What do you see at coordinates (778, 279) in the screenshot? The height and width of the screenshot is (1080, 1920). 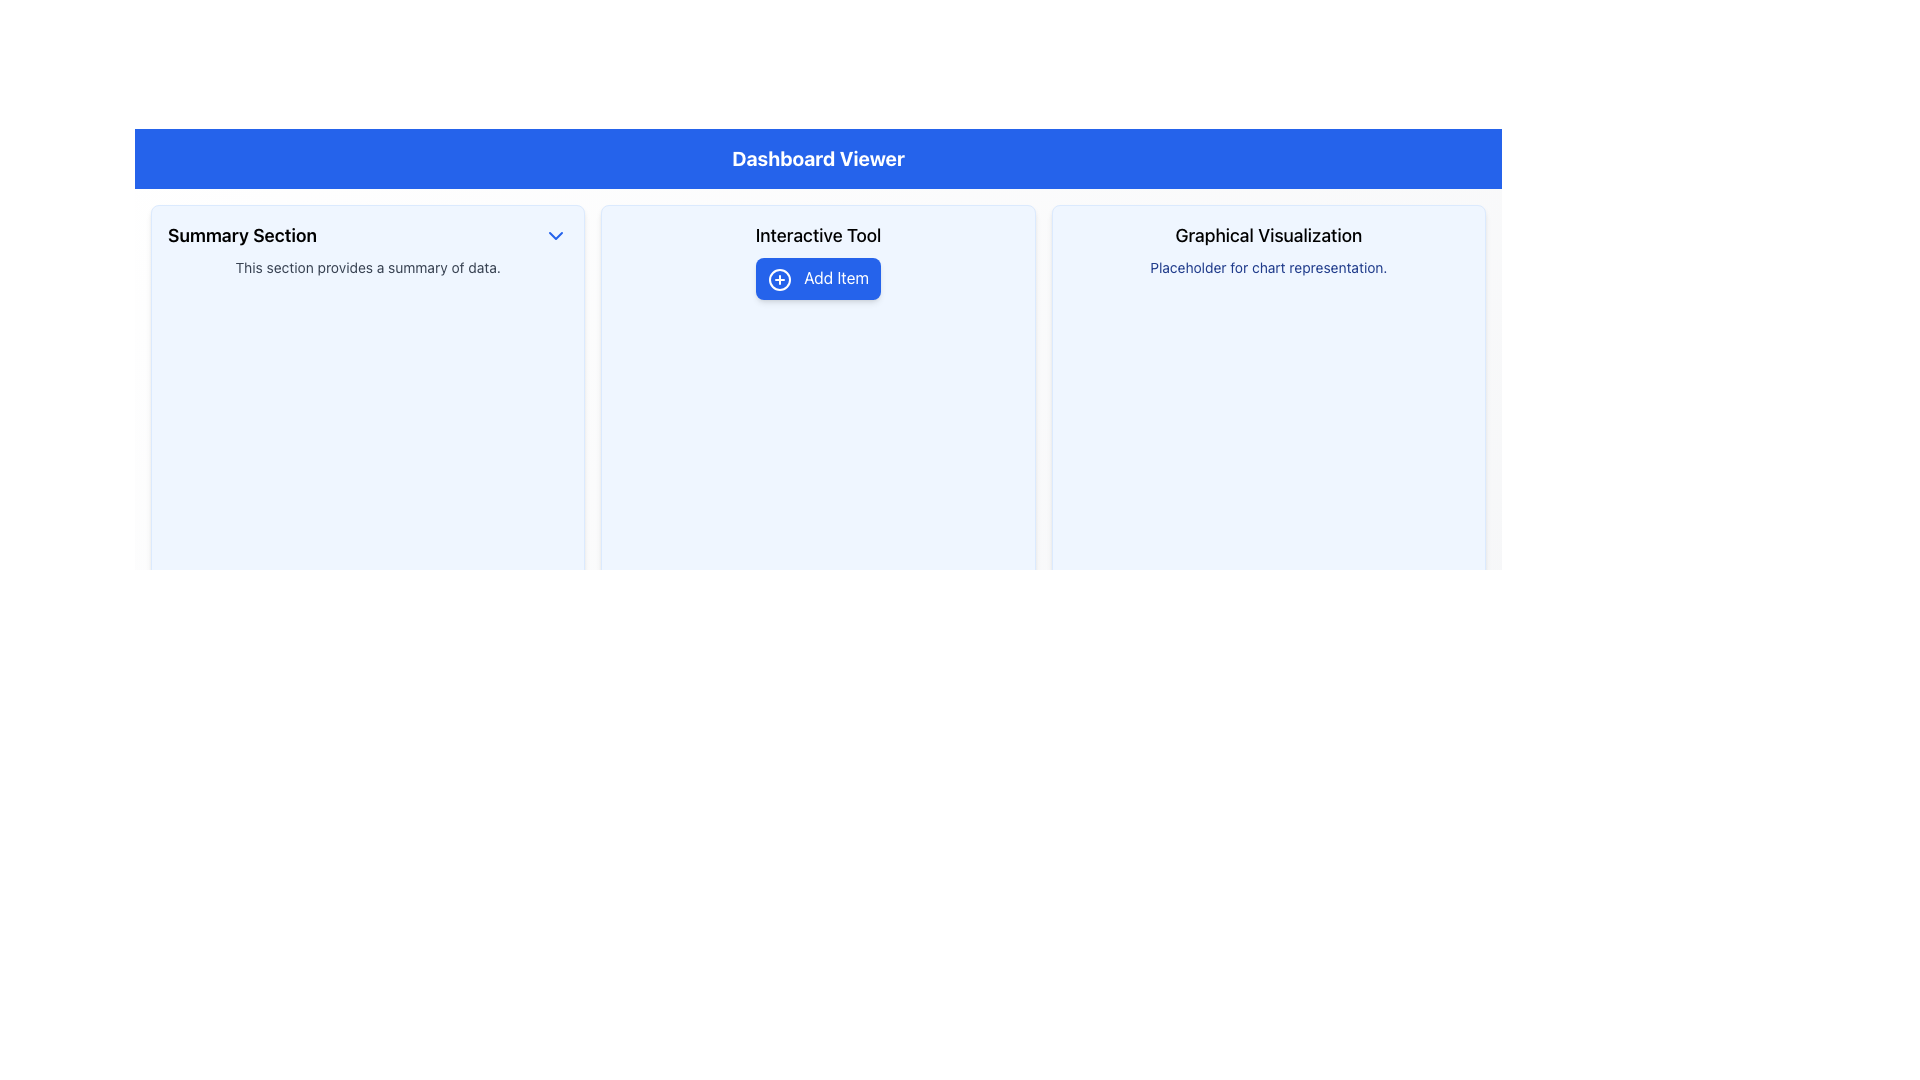 I see `the Decorative Icon that visually enhances the 'Add Item' button, located centrally in the layout` at bounding box center [778, 279].